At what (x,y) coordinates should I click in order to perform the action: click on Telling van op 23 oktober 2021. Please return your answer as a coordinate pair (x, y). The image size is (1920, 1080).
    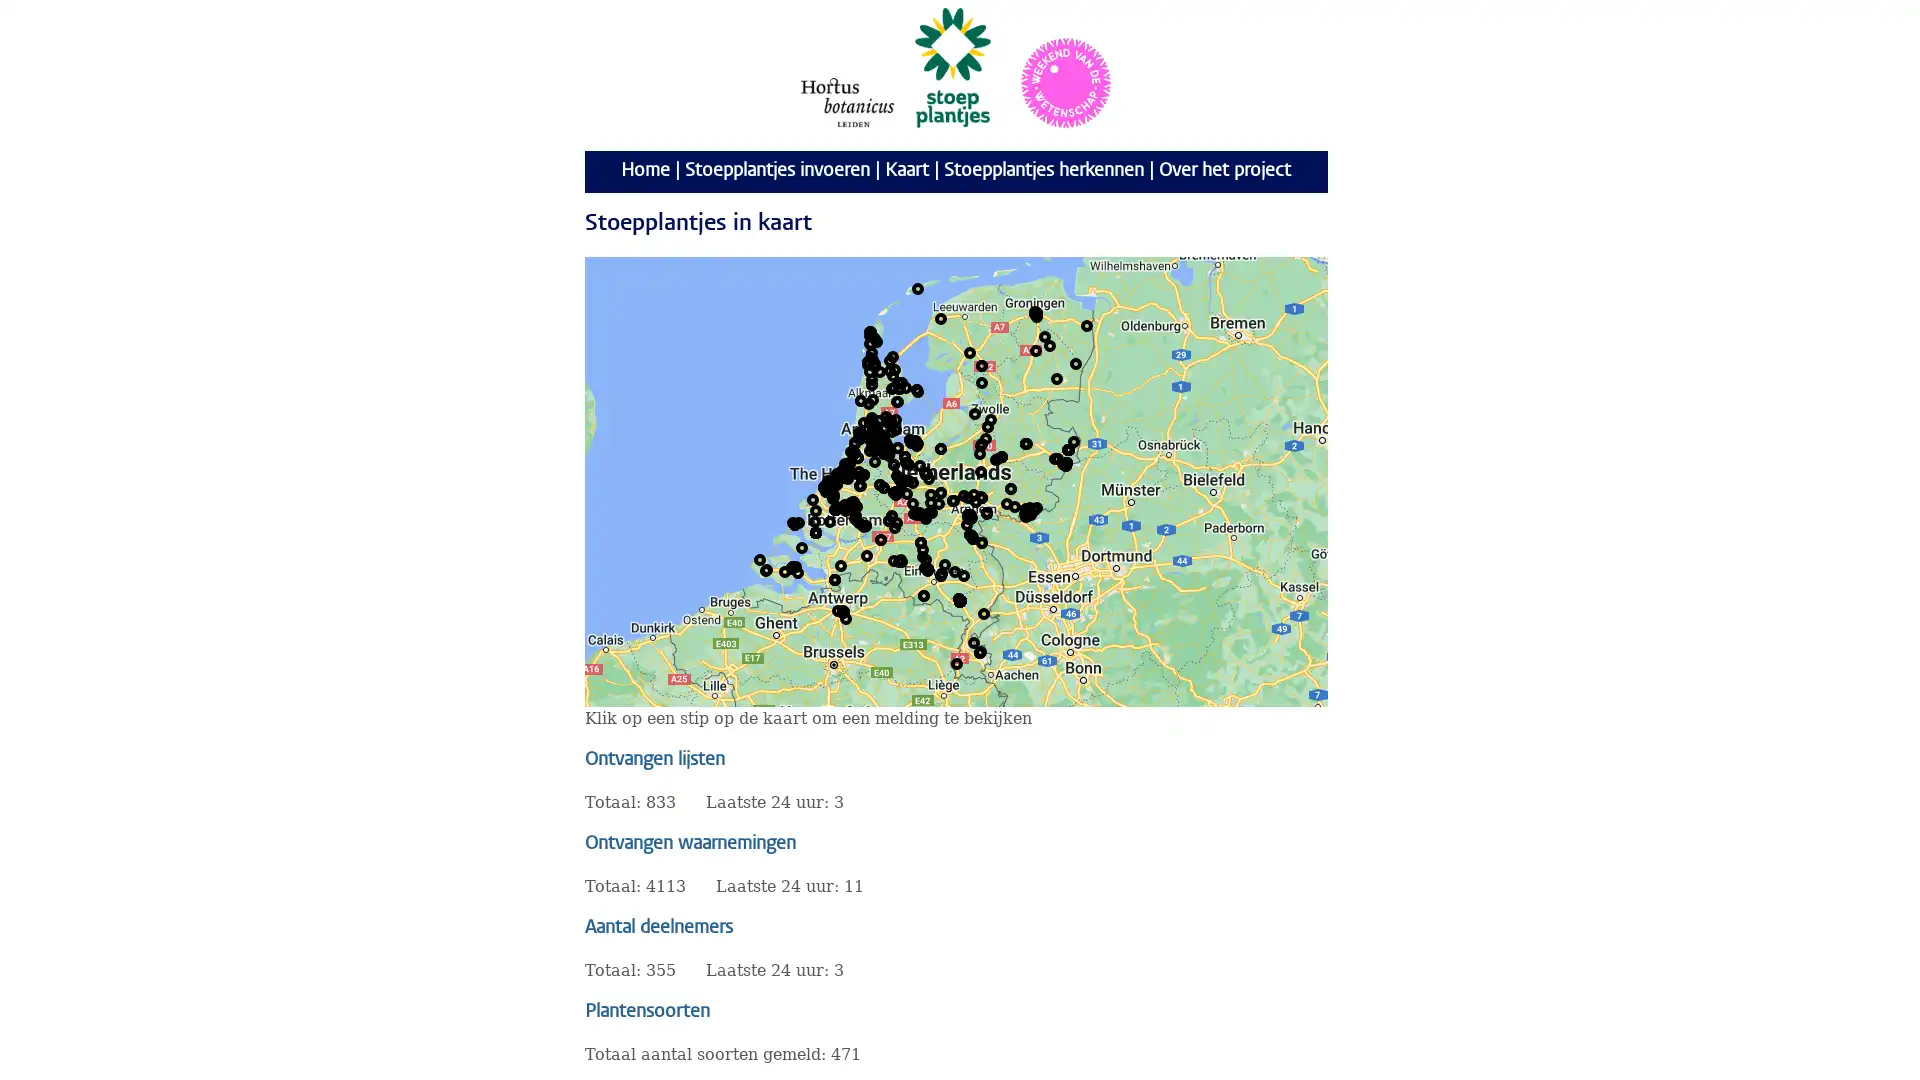
    Looking at the image, I should click on (887, 419).